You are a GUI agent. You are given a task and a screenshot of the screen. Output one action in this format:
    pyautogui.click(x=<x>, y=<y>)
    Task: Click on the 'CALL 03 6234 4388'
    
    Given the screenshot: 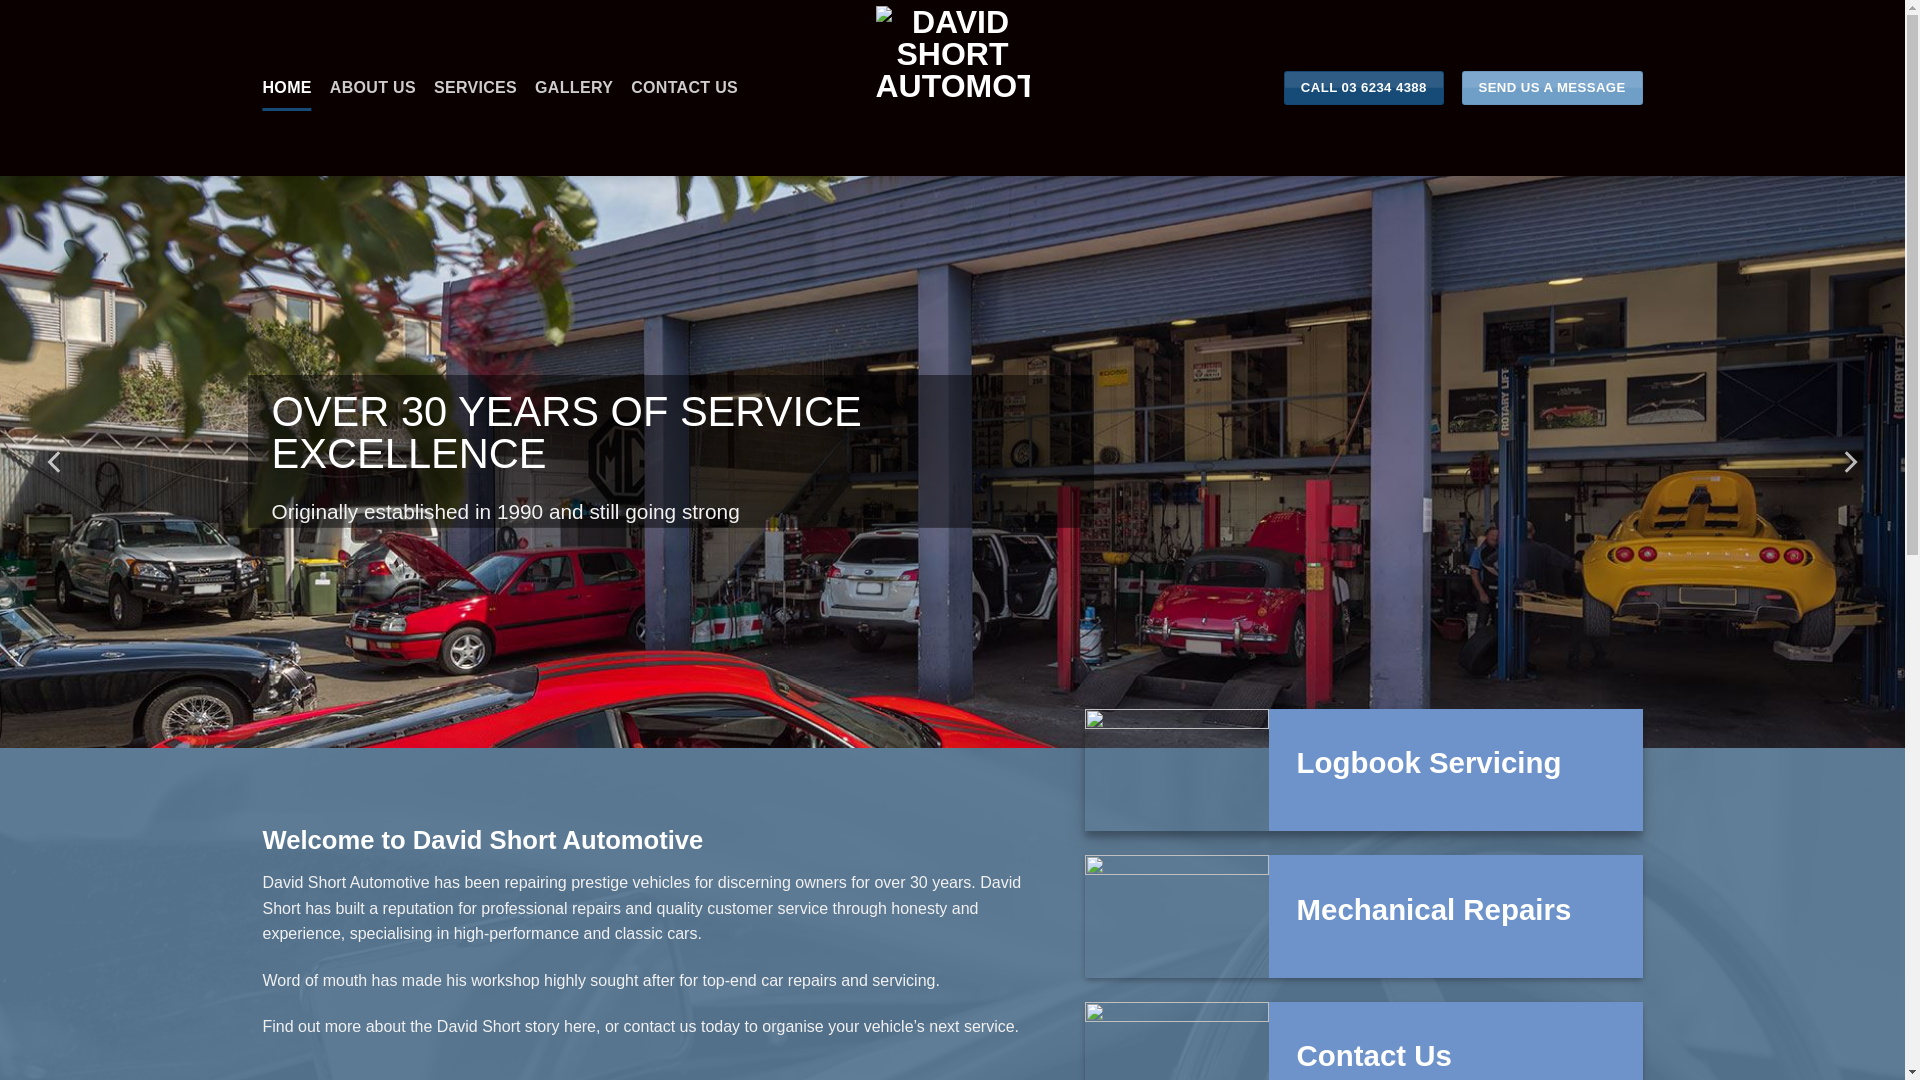 What is the action you would take?
    pyautogui.click(x=1362, y=87)
    